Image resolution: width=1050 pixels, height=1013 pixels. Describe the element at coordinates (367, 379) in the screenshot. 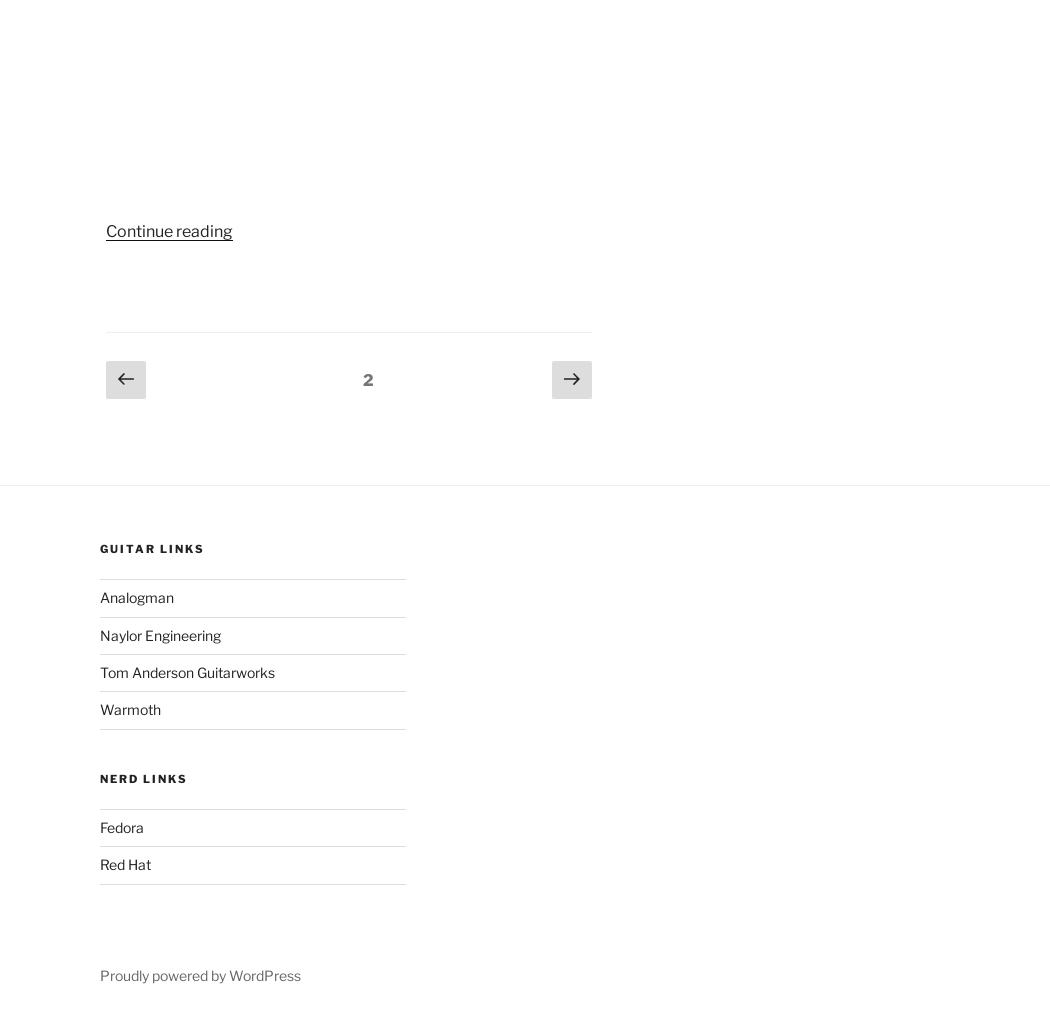

I see `'2'` at that location.